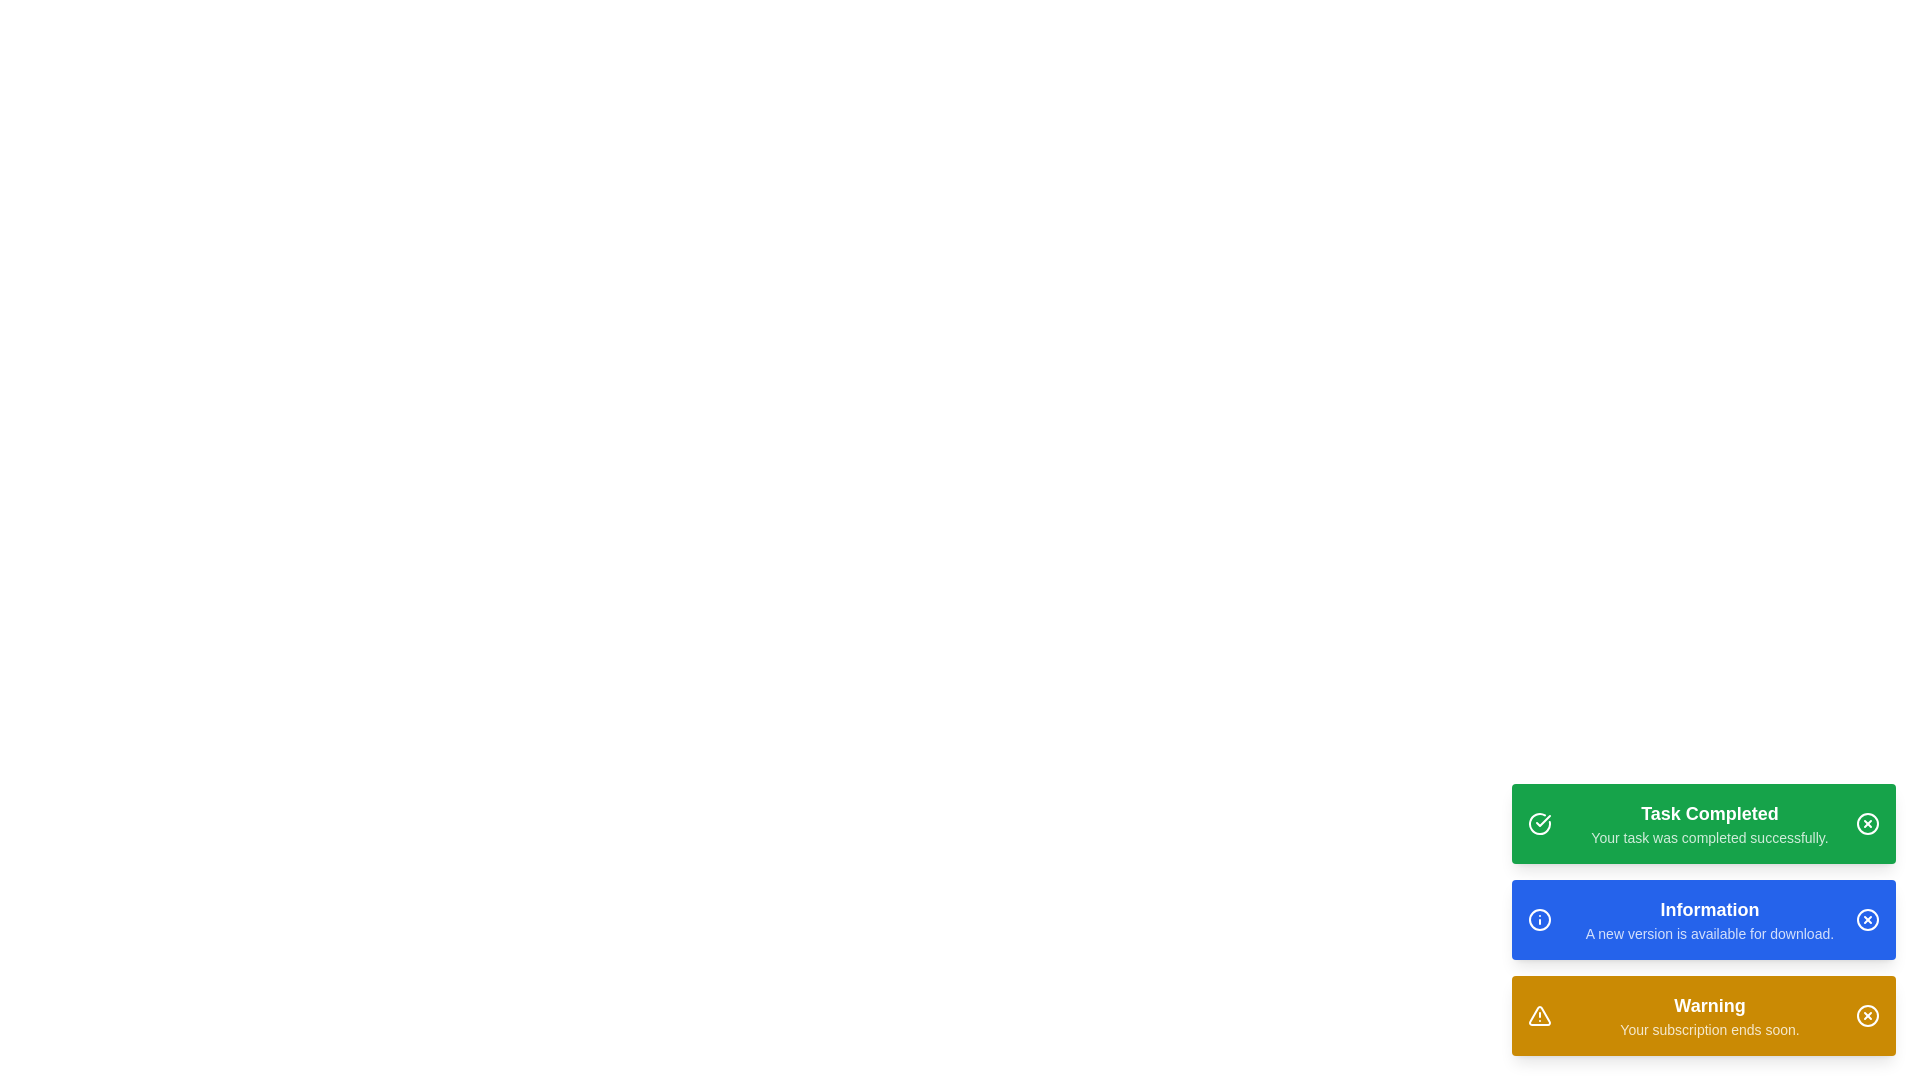 The image size is (1920, 1080). Describe the element at coordinates (1539, 824) in the screenshot. I see `the circular icon with a checkmark inside, located at the top-left corner of the green notification banner for potential interaction` at that location.